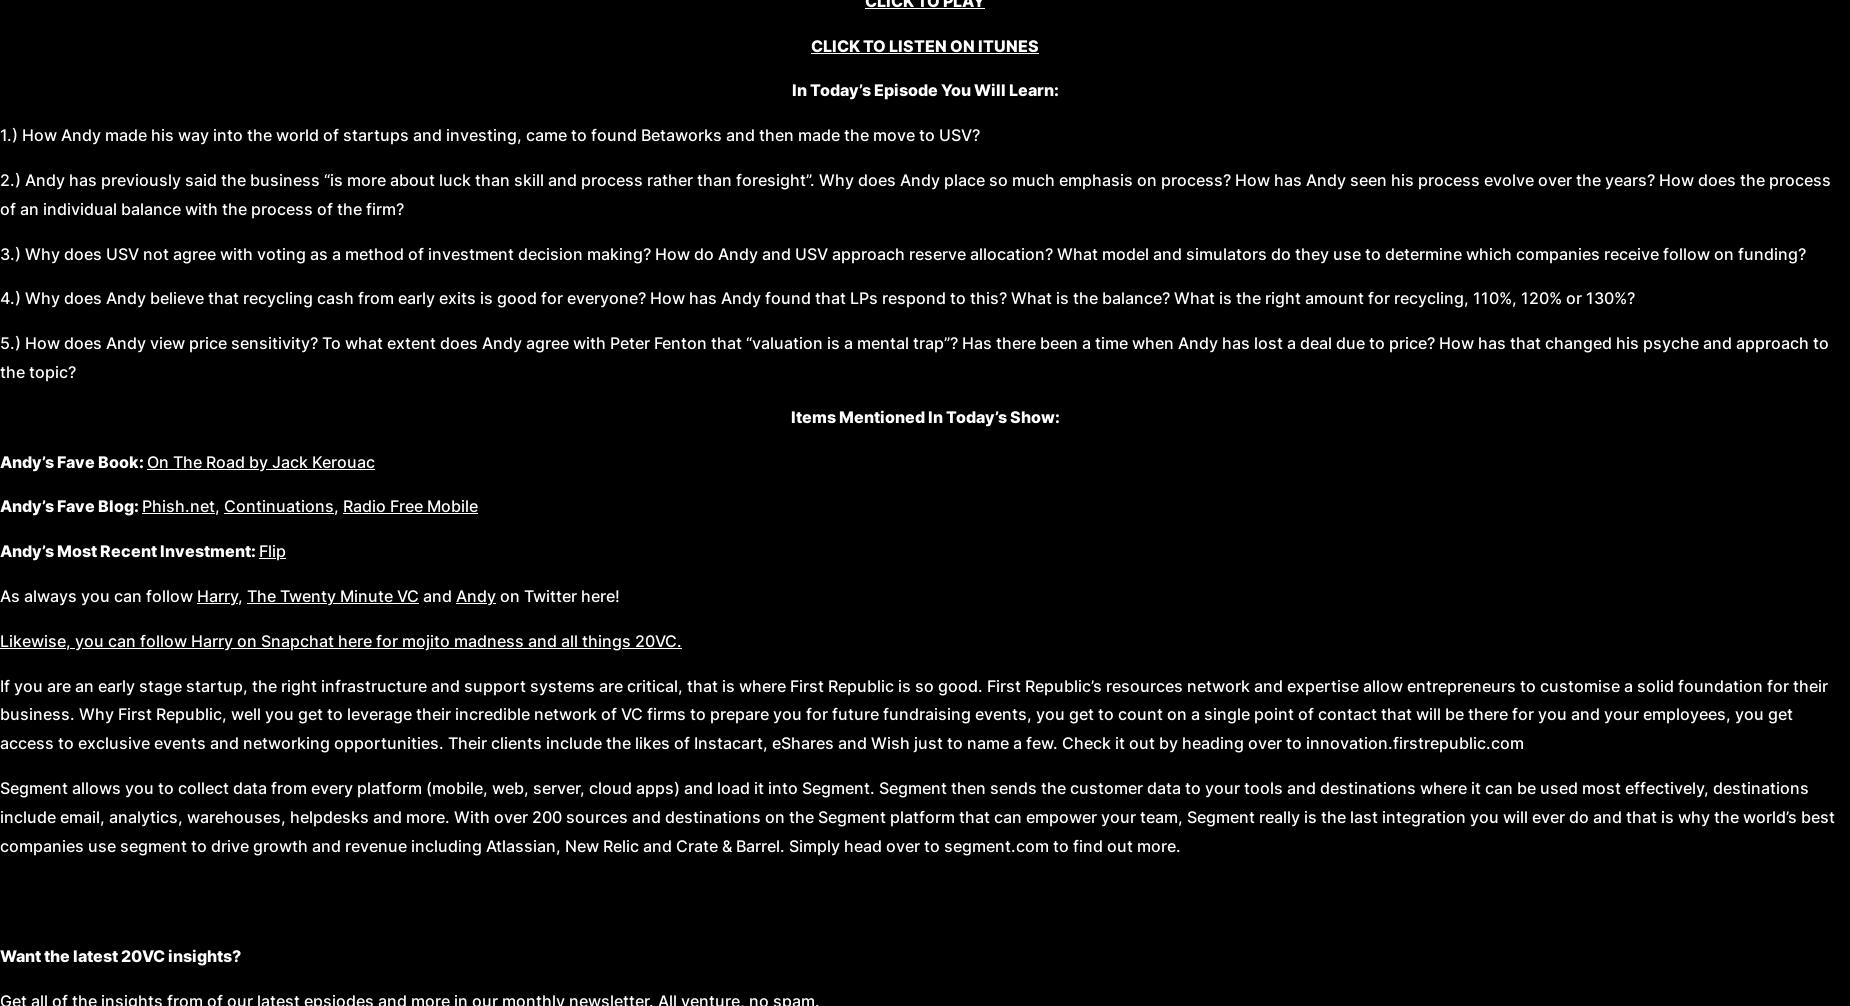  Describe the element at coordinates (902, 252) in the screenshot. I see `'3.) Why does USV not agree with voting as a method of investment decision making? How do Andy and USV approach reserve allocation? What model and simulators do they use to determine which companies receive follow on funding?'` at that location.